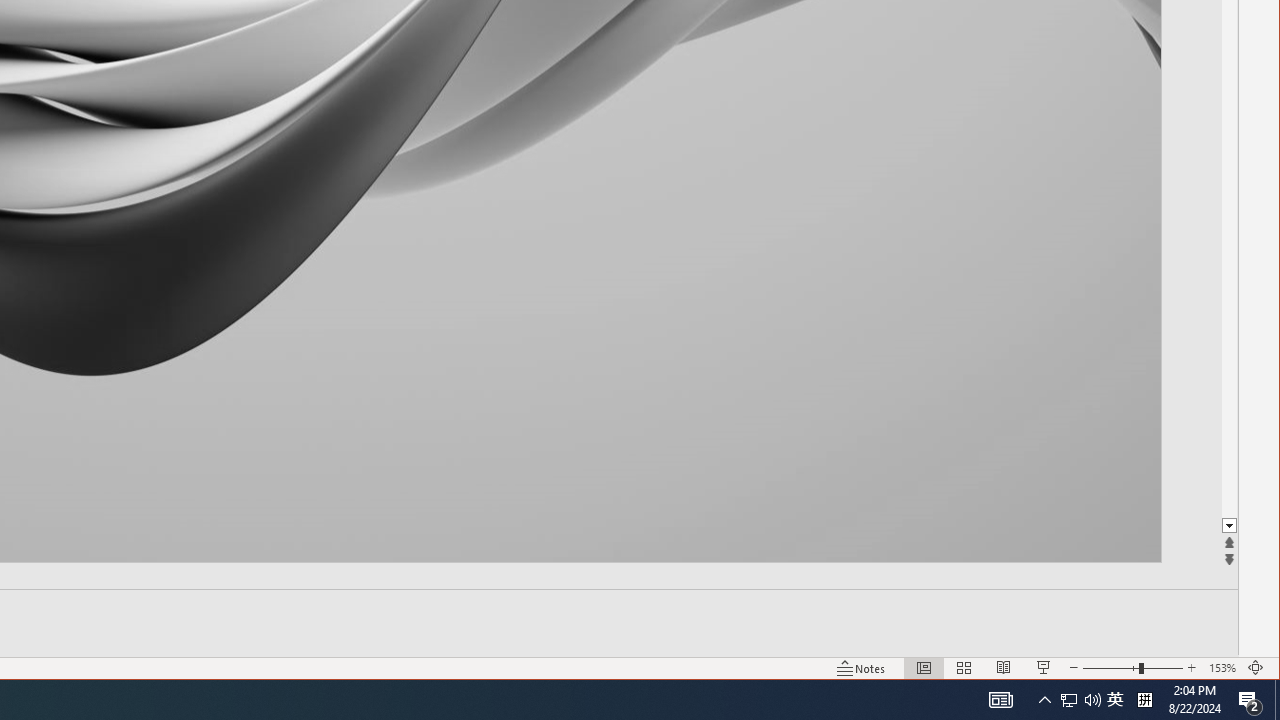 The image size is (1280, 720). Describe the element at coordinates (1221, 668) in the screenshot. I see `'Zoom 153%'` at that location.